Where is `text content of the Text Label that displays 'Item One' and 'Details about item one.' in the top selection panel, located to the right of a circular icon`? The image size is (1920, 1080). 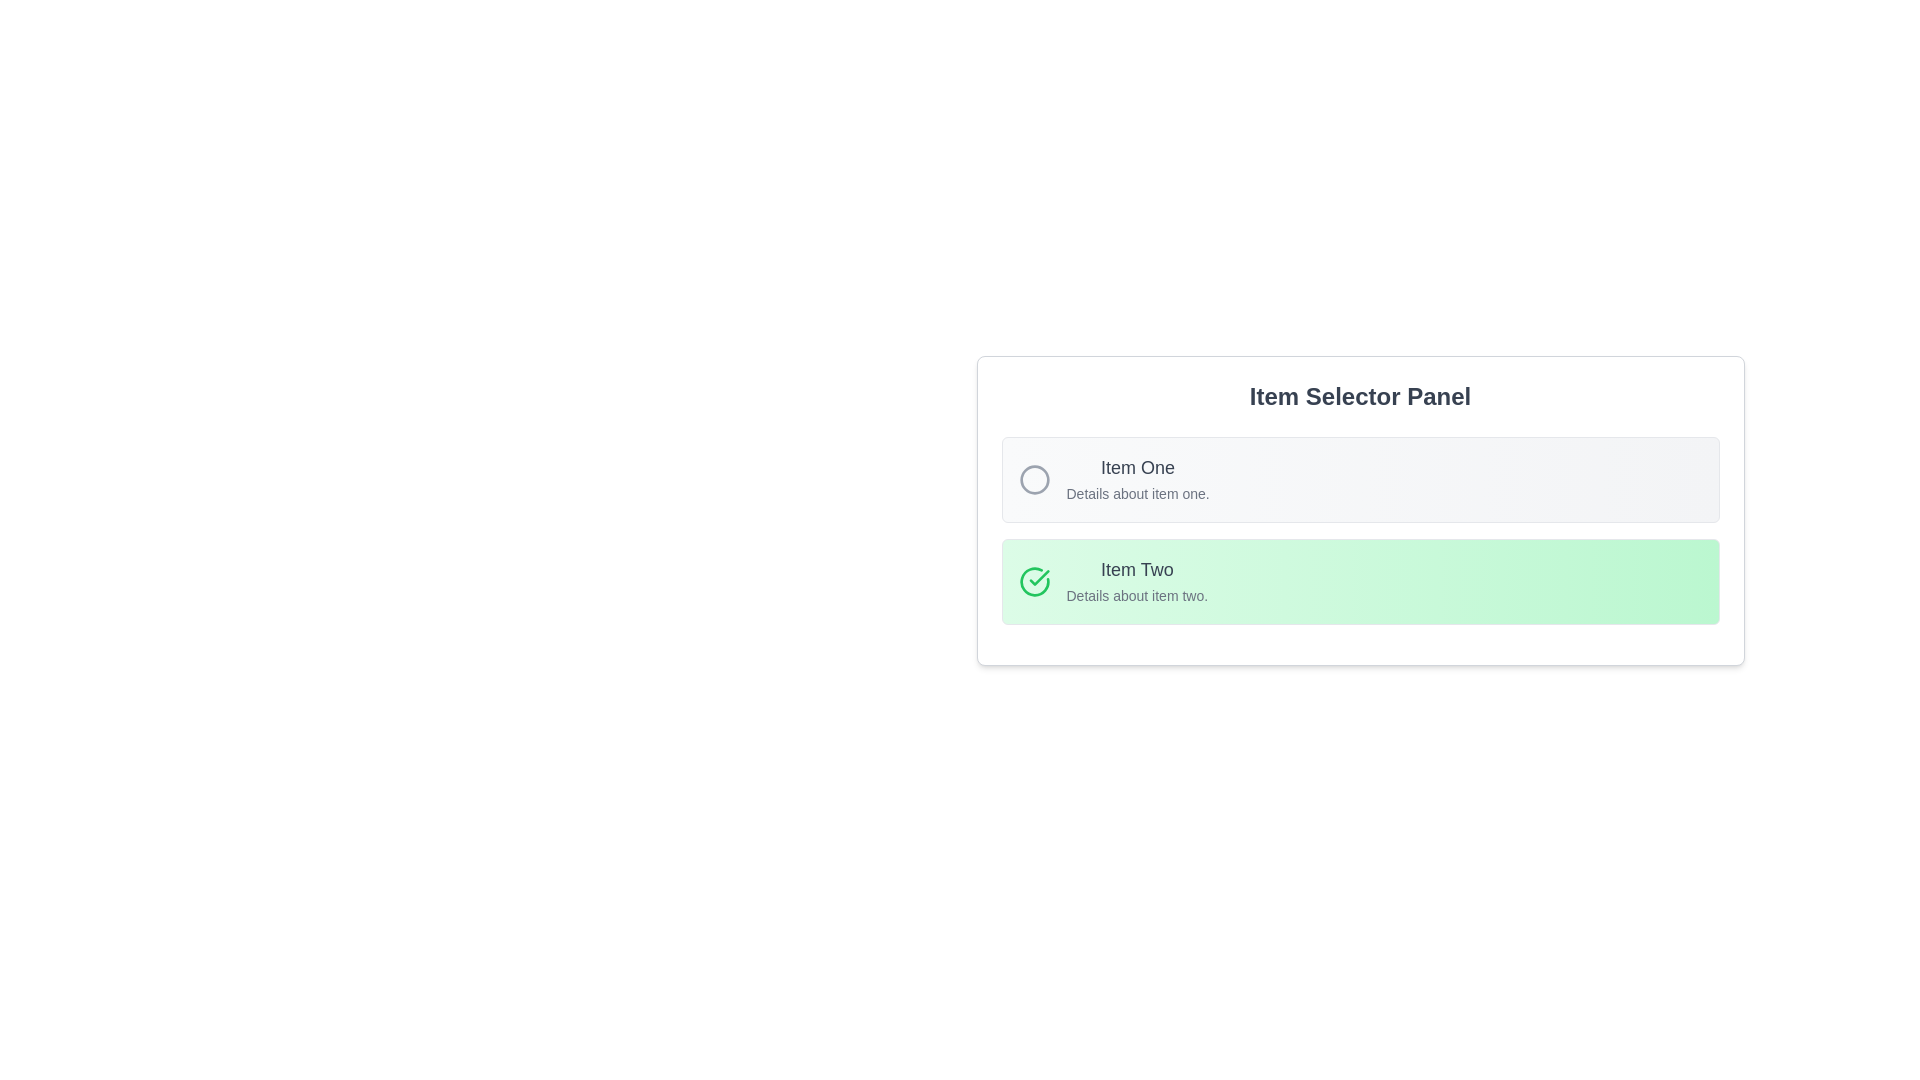
text content of the Text Label that displays 'Item One' and 'Details about item one.' in the top selection panel, located to the right of a circular icon is located at coordinates (1138, 479).